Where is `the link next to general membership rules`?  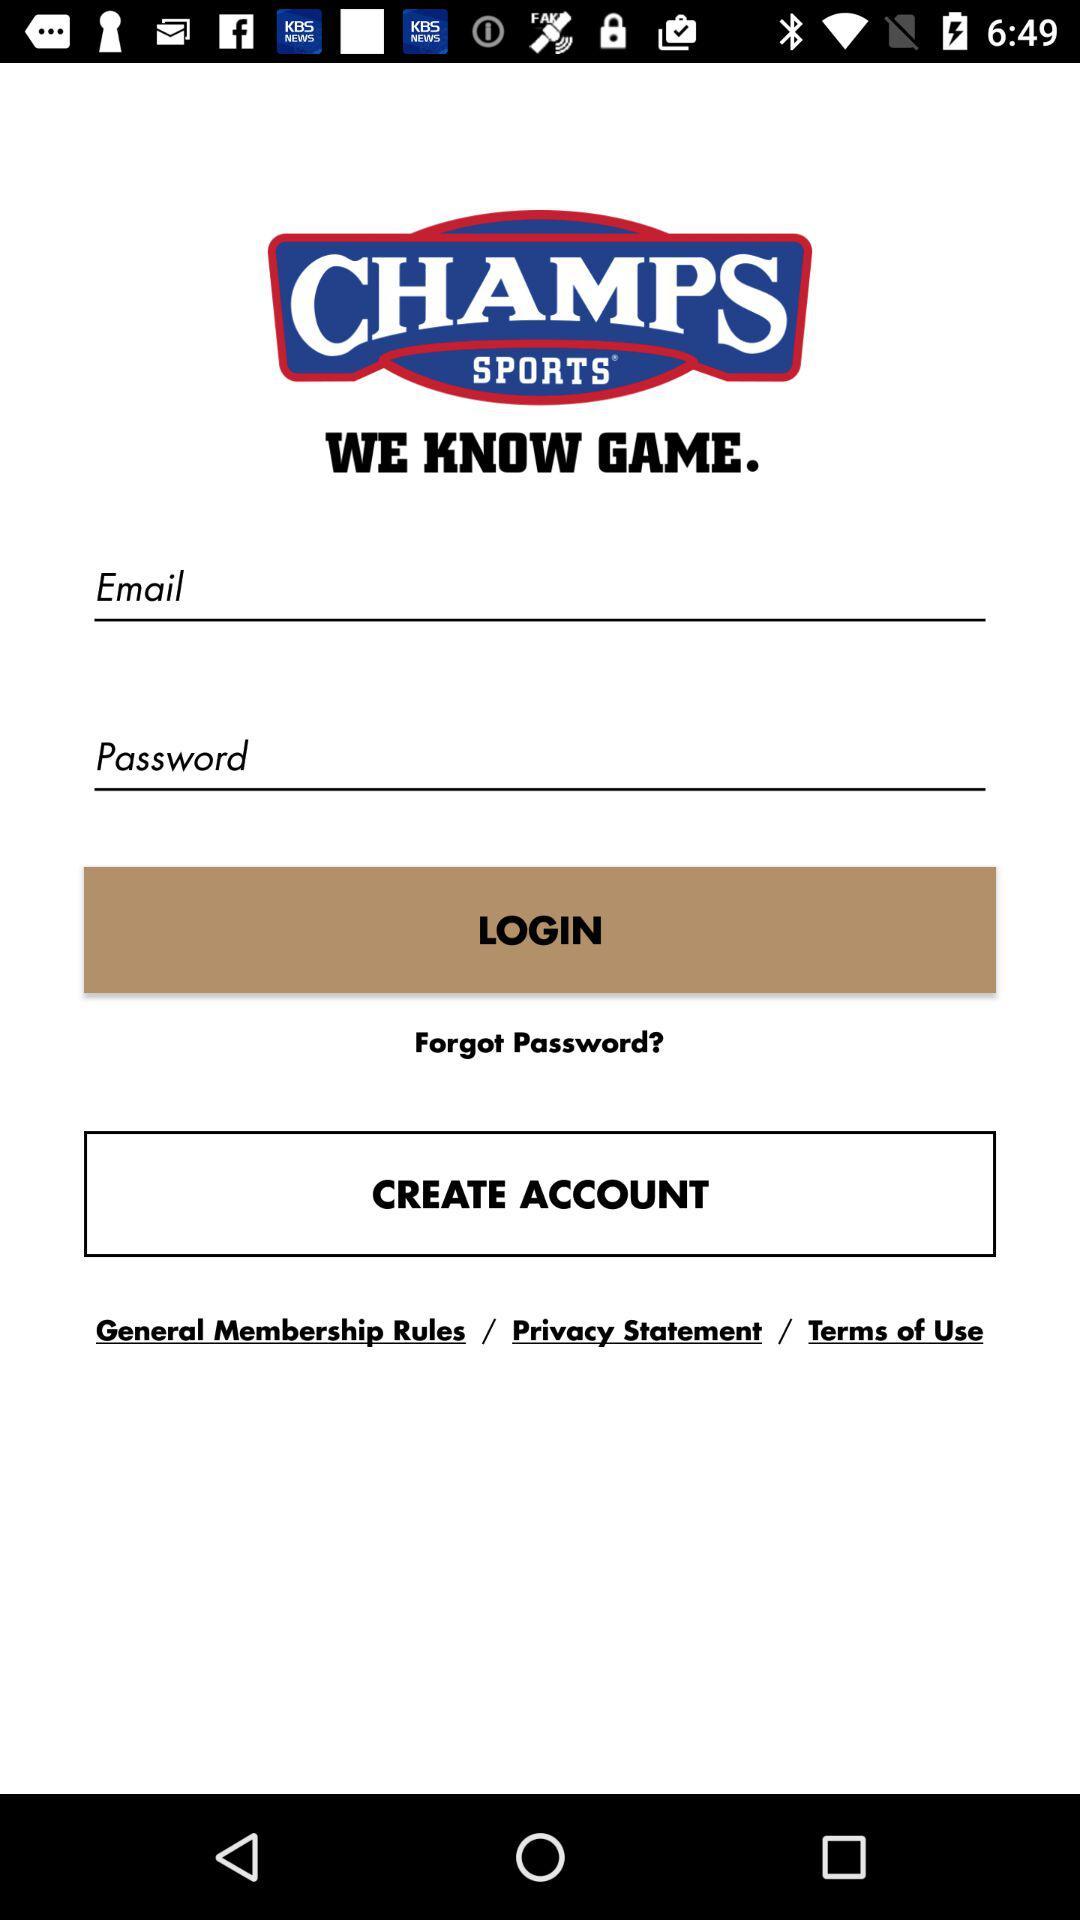
the link next to general membership rules is located at coordinates (637, 1330).